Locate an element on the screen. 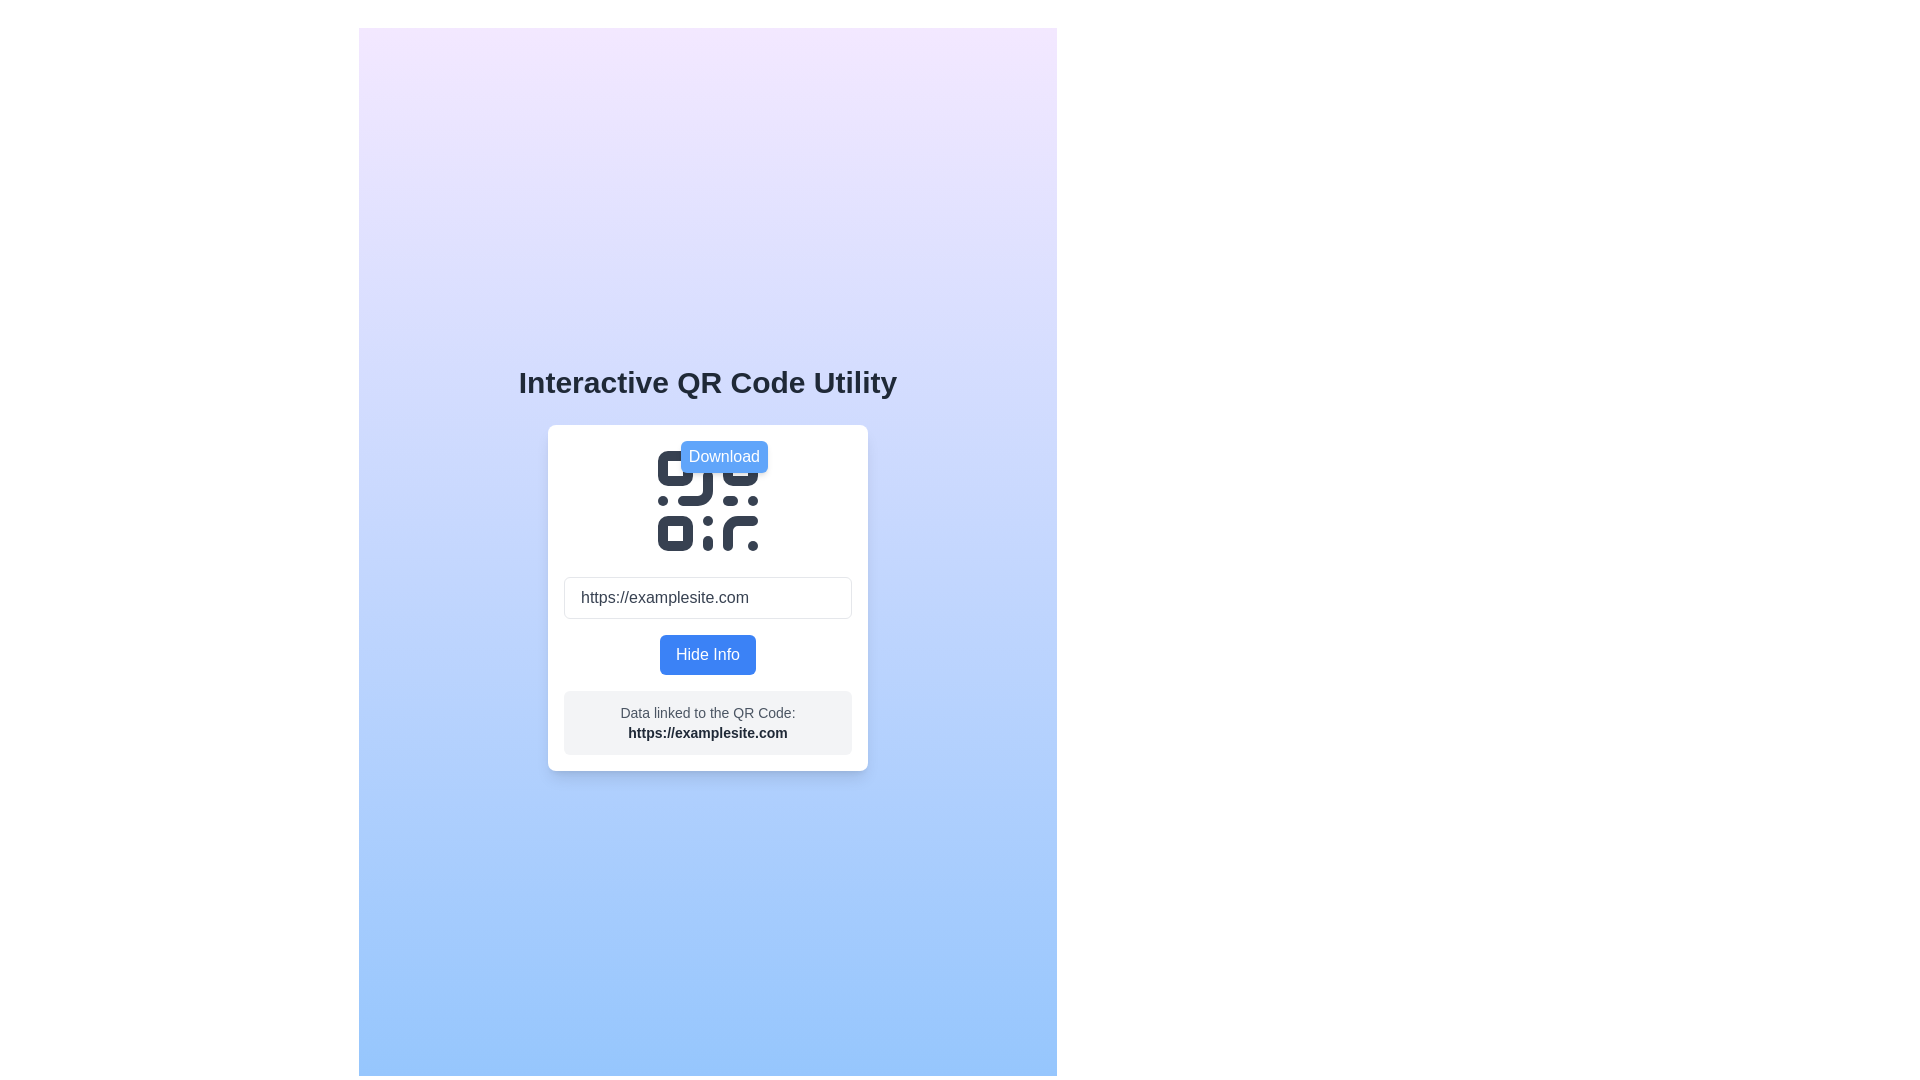  the top-left graphical icon element of the QR code visually is located at coordinates (675, 468).